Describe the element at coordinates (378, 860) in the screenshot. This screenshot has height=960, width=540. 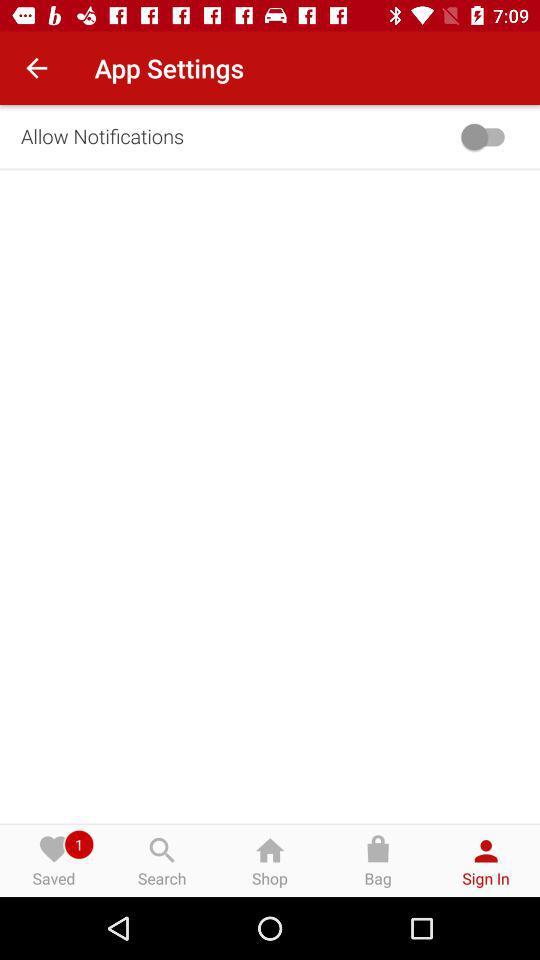
I see `bag option on page` at that location.